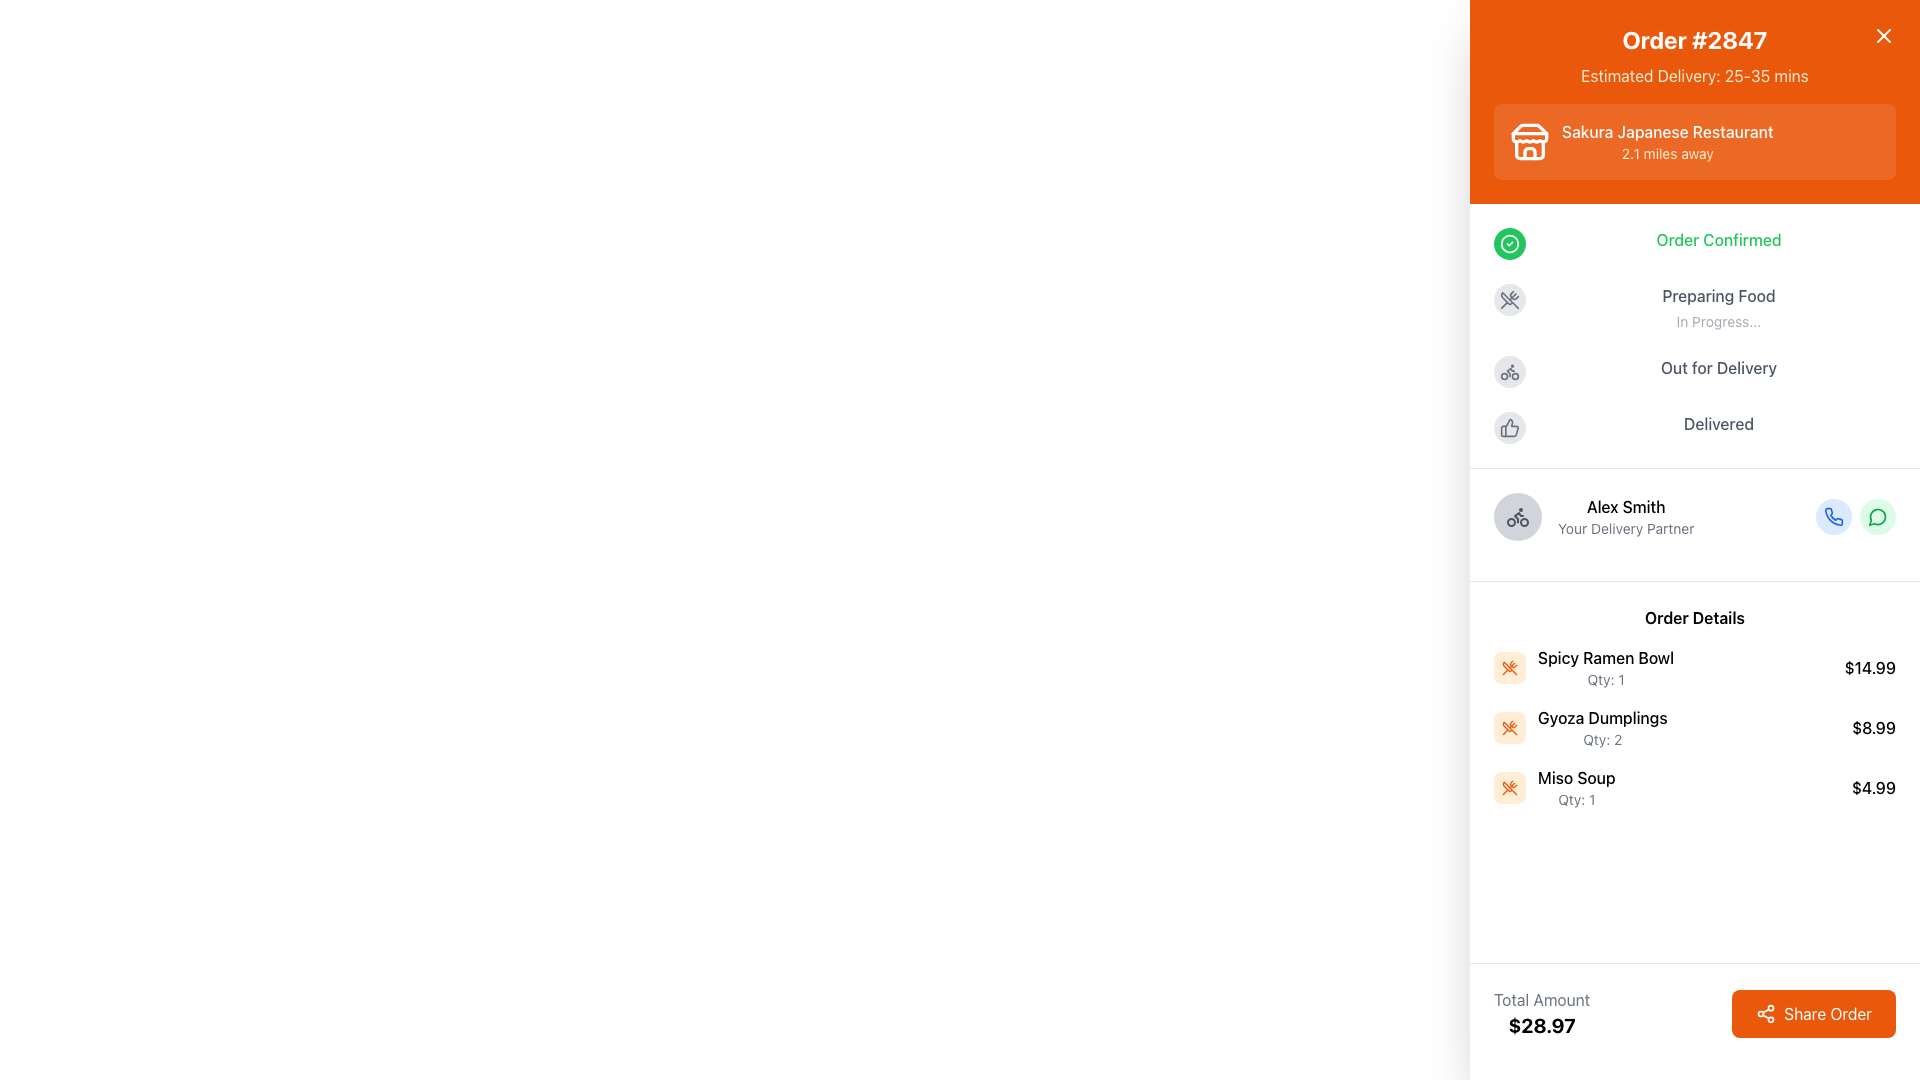 The height and width of the screenshot is (1080, 1920). What do you see at coordinates (1583, 667) in the screenshot?
I see `the first item descriptor in the 'Order Details' section, which includes the name and quantity of the dish ordered` at bounding box center [1583, 667].